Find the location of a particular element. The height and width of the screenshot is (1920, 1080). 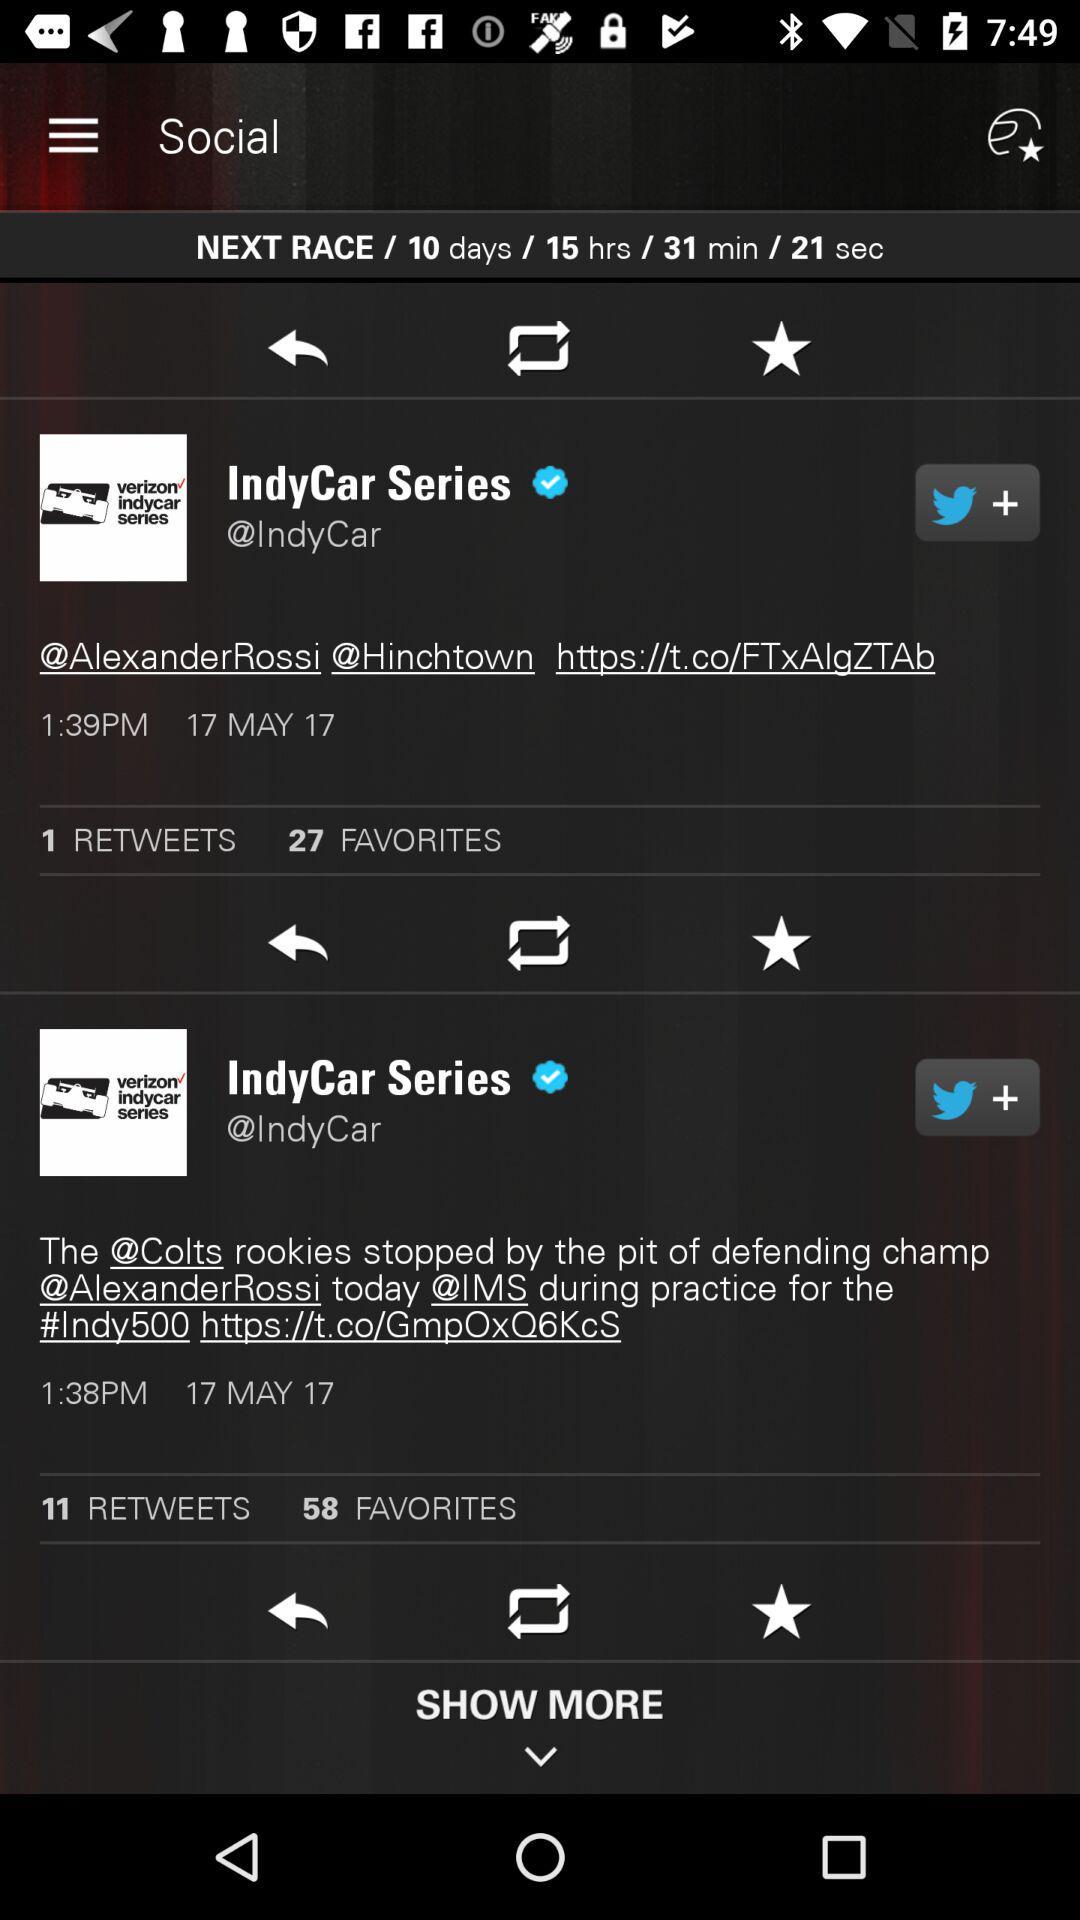

go back is located at coordinates (297, 1617).